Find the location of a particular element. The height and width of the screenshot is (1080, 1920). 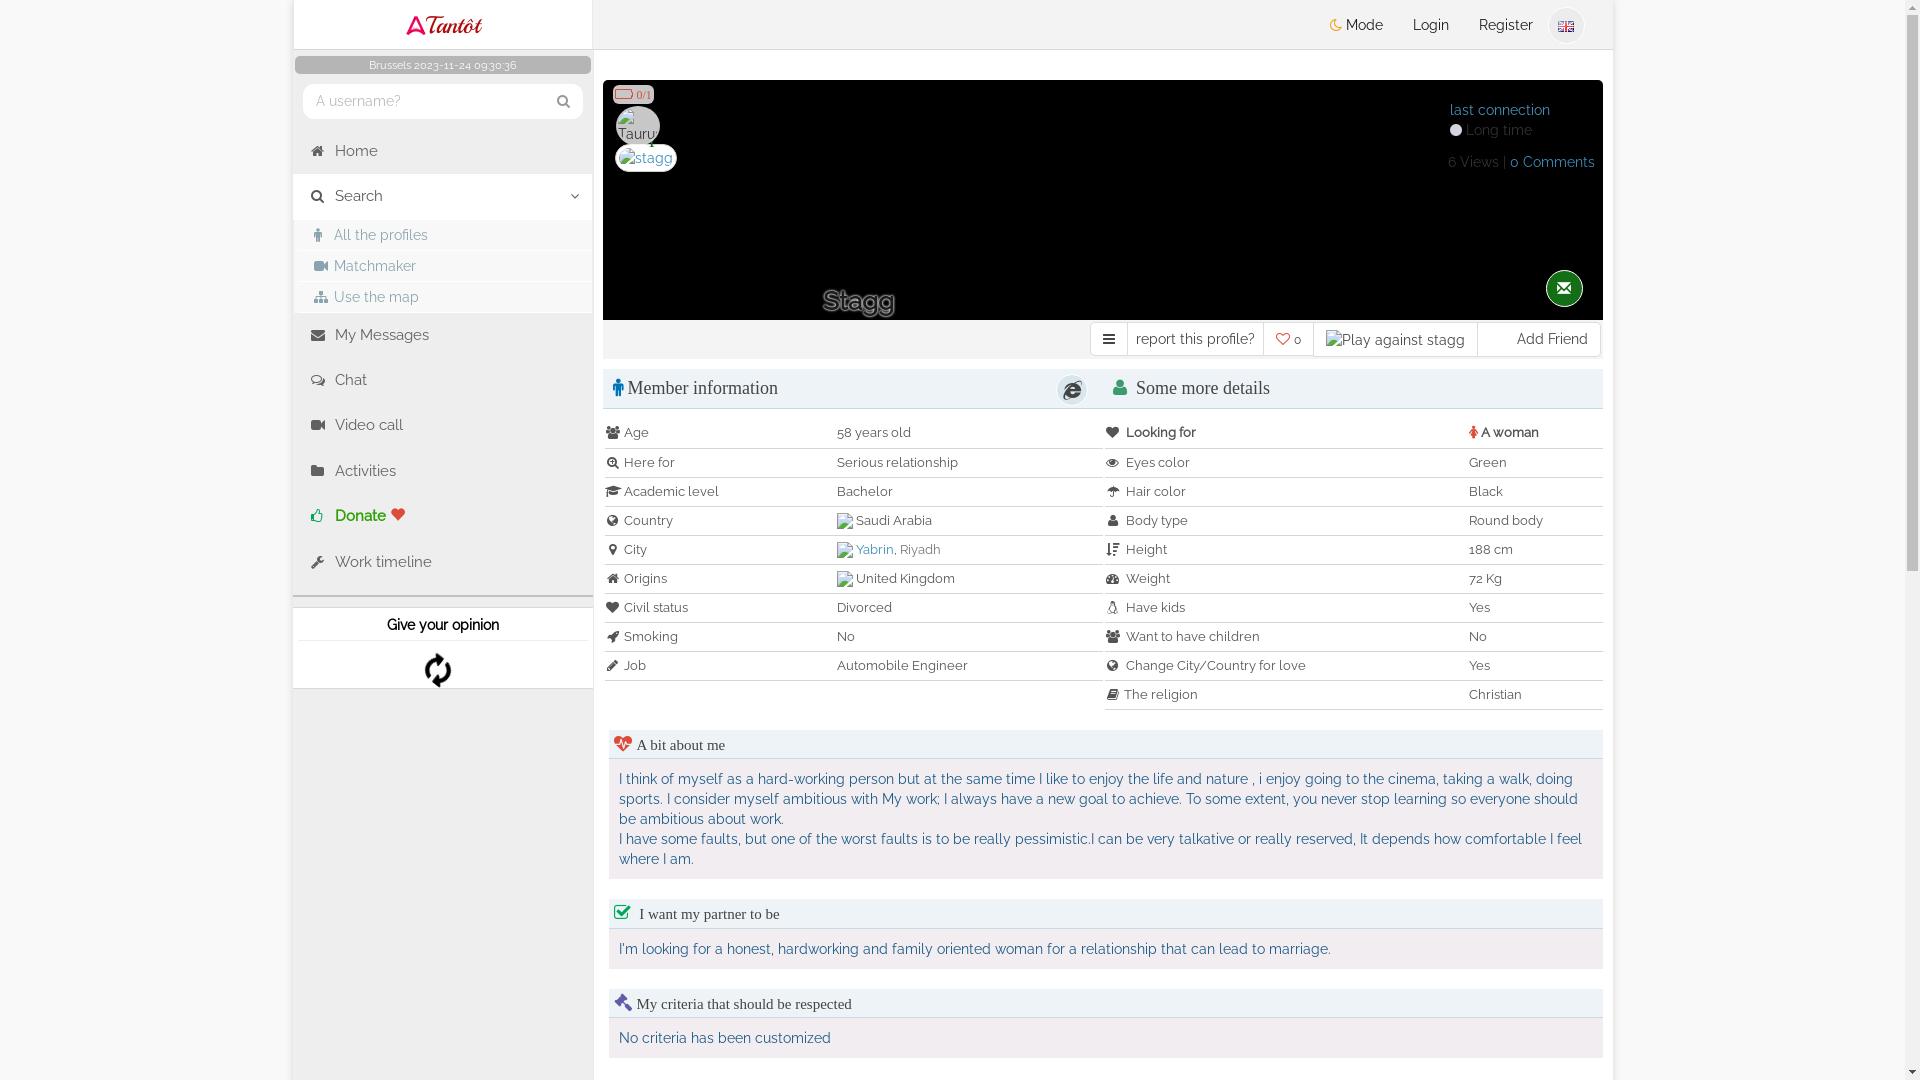

'stagg - date a Belgian, 100% free' is located at coordinates (644, 157).